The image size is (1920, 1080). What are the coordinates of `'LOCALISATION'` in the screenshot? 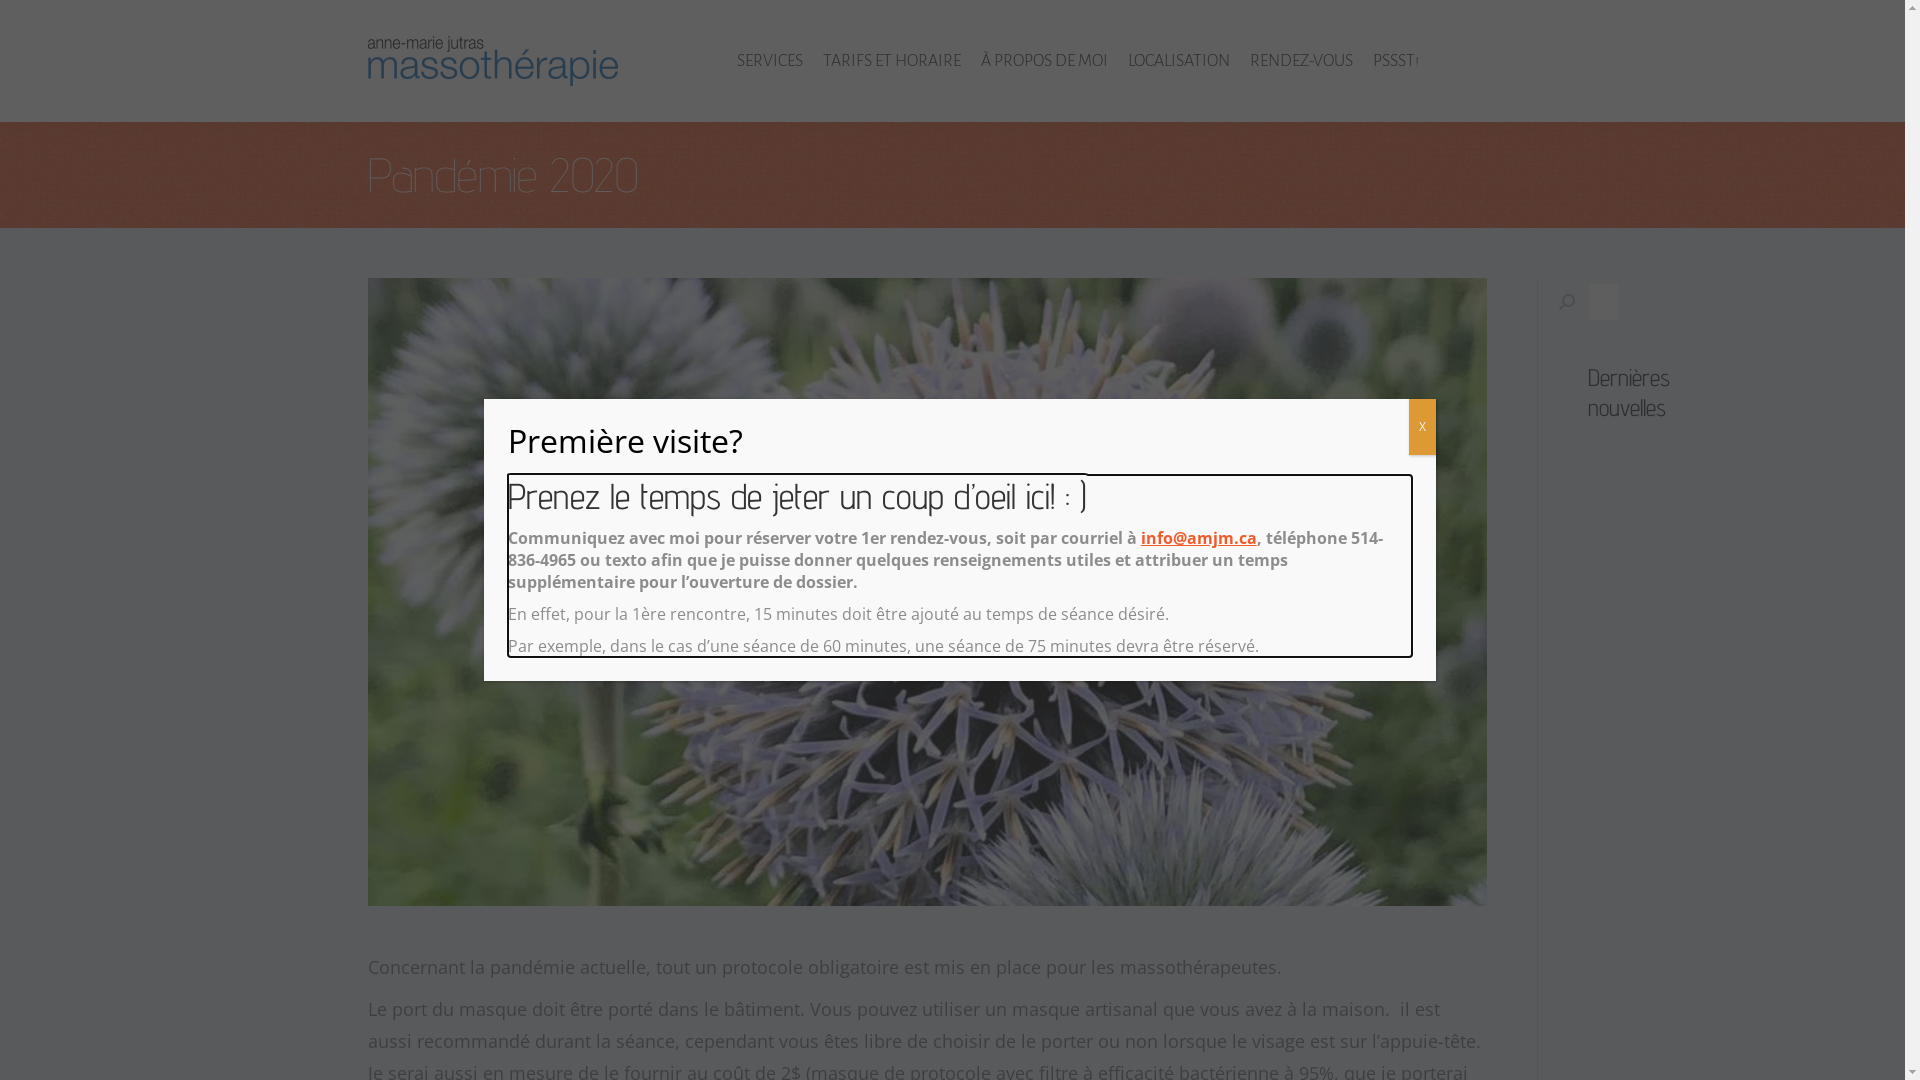 It's located at (1128, 60).